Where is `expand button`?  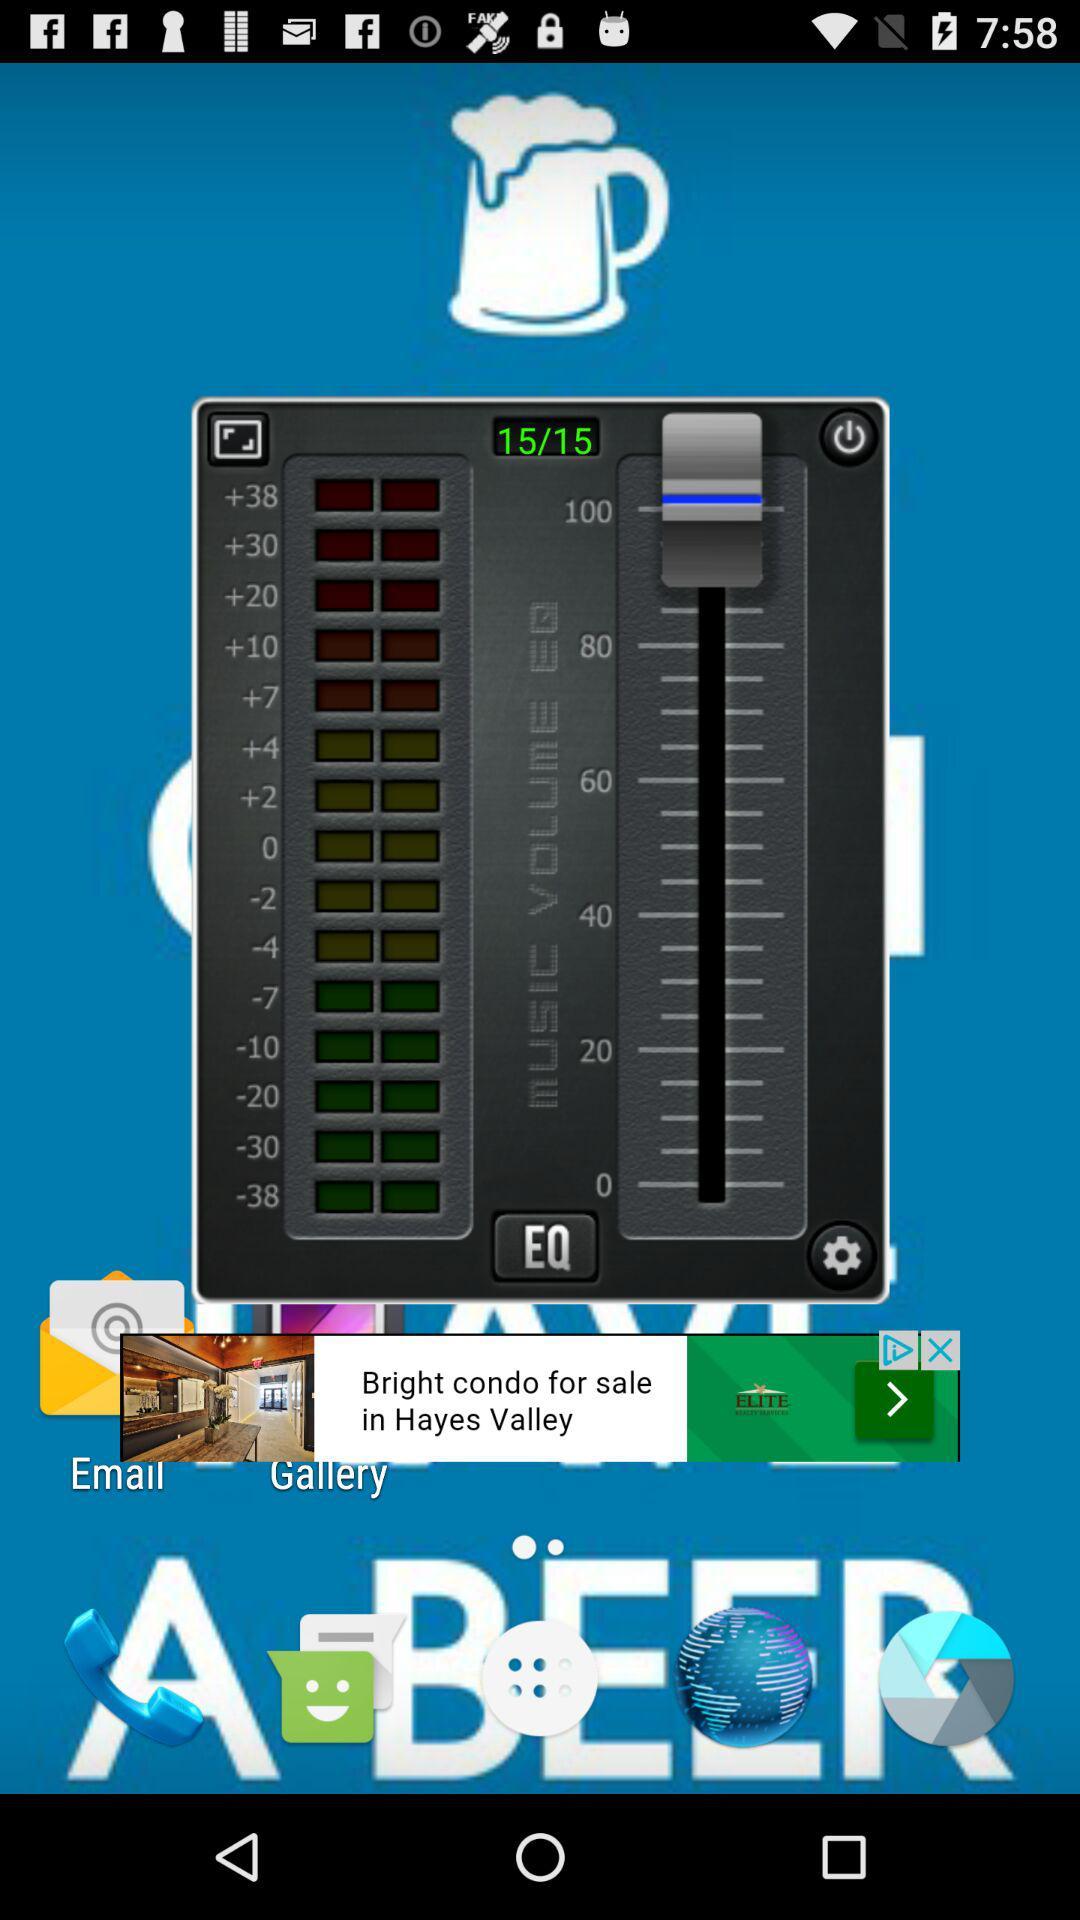 expand button is located at coordinates (236, 437).